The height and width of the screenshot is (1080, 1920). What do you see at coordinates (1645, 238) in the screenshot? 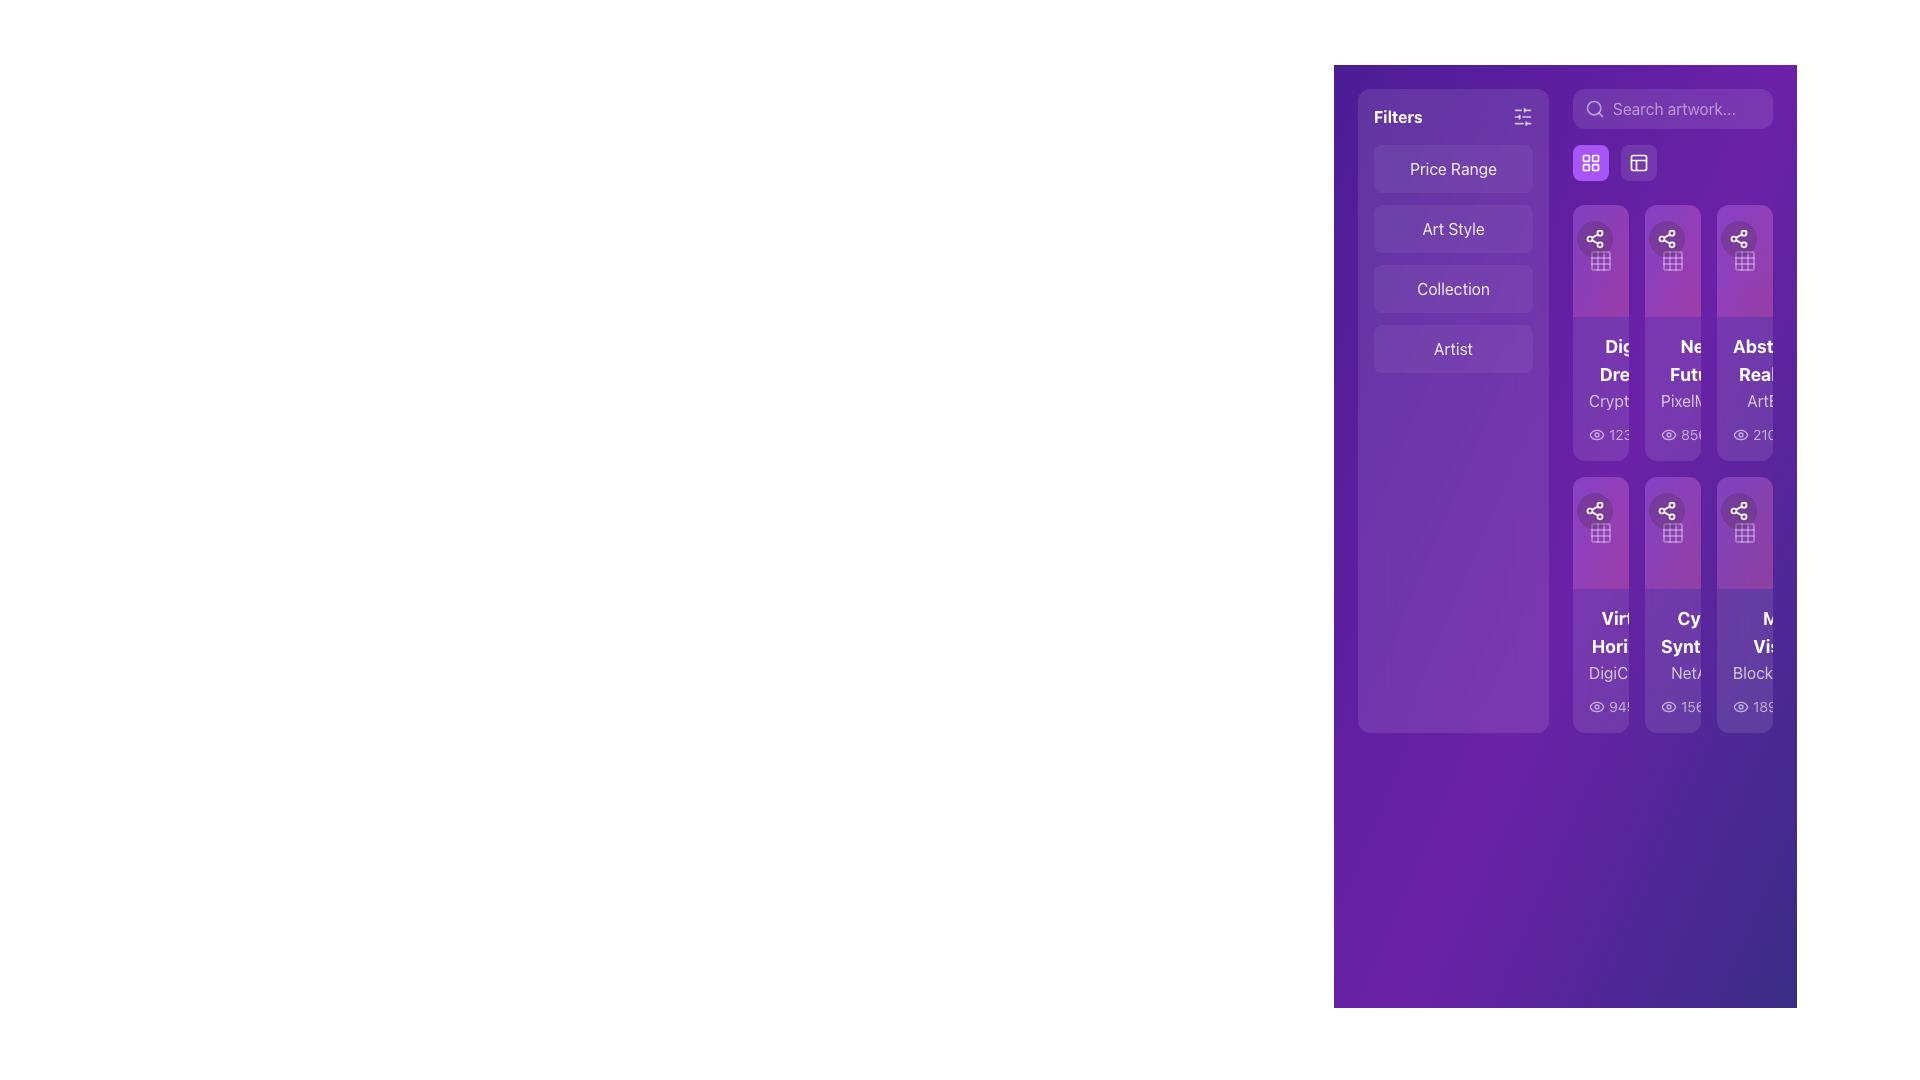
I see `the circular share icon with a white symbol on a purple gradient background, located in the second card of the top row of icons in the grid layout` at bounding box center [1645, 238].